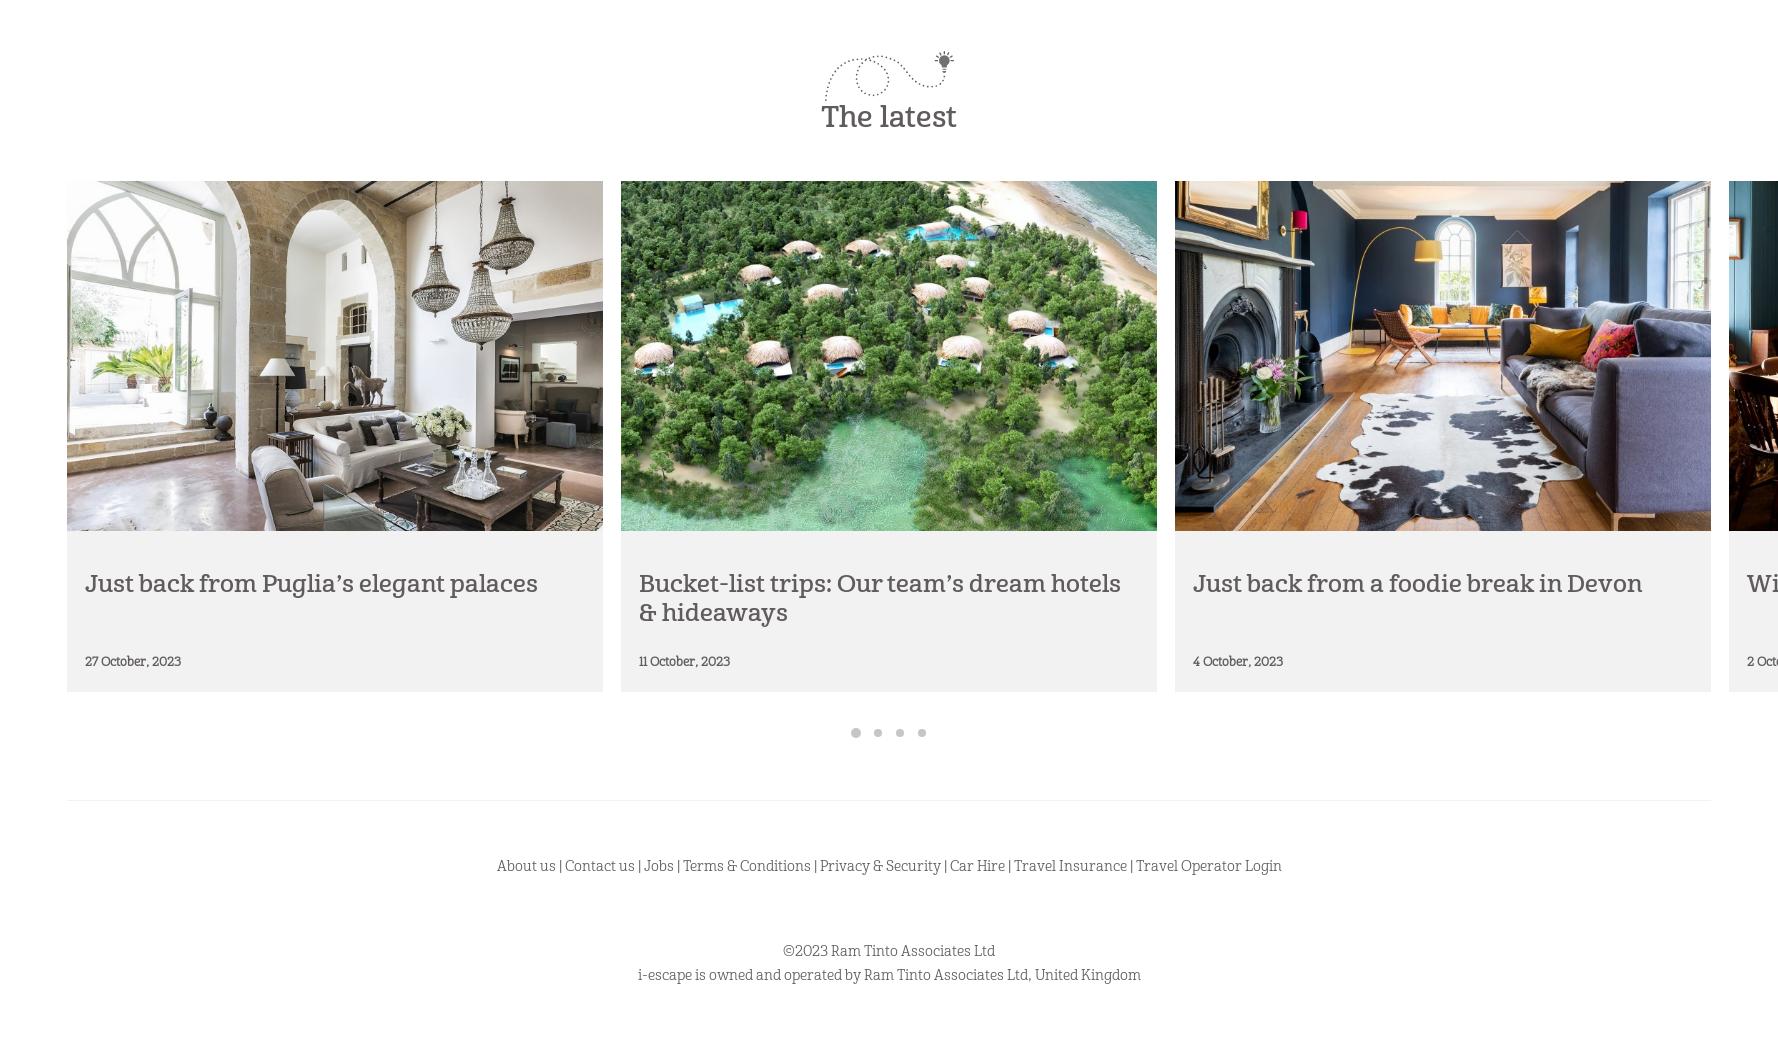 The height and width of the screenshot is (1041, 1778). Describe the element at coordinates (878, 598) in the screenshot. I see `'Bucket-list trips: Our team’s dream hotels & hideaways'` at that location.